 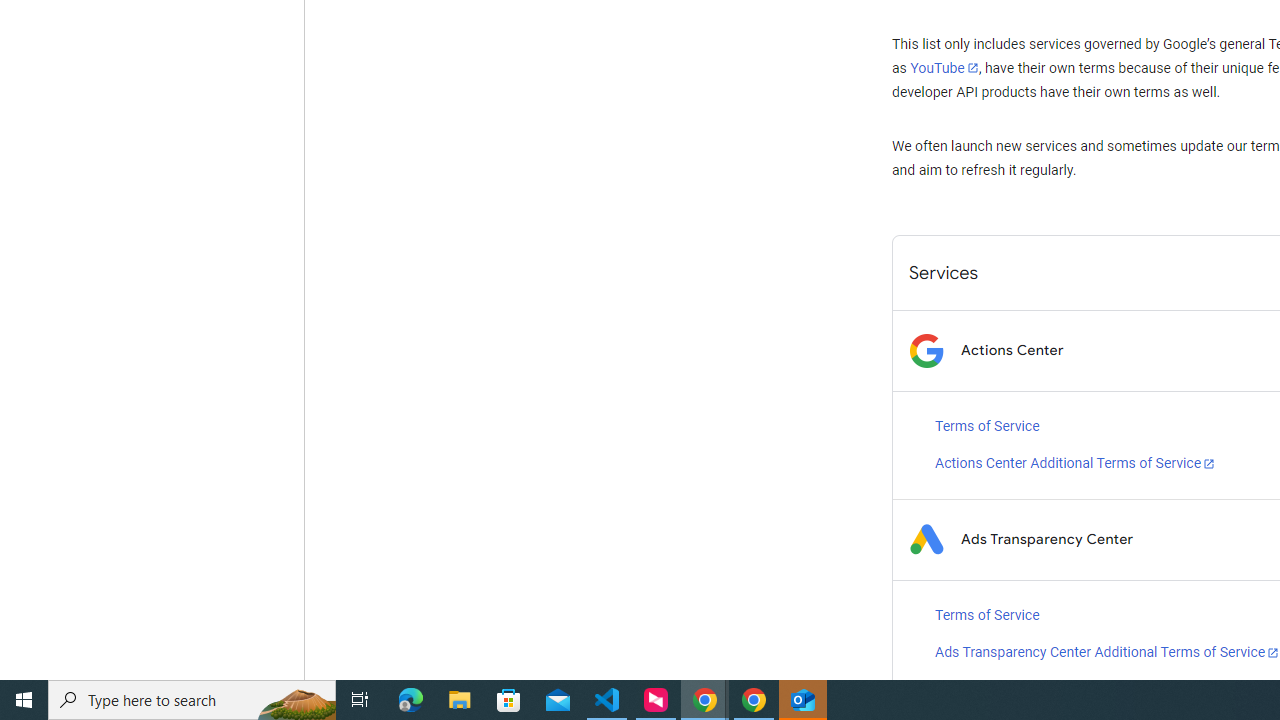 I want to click on 'Logo for Actions Center', so click(x=925, y=349).